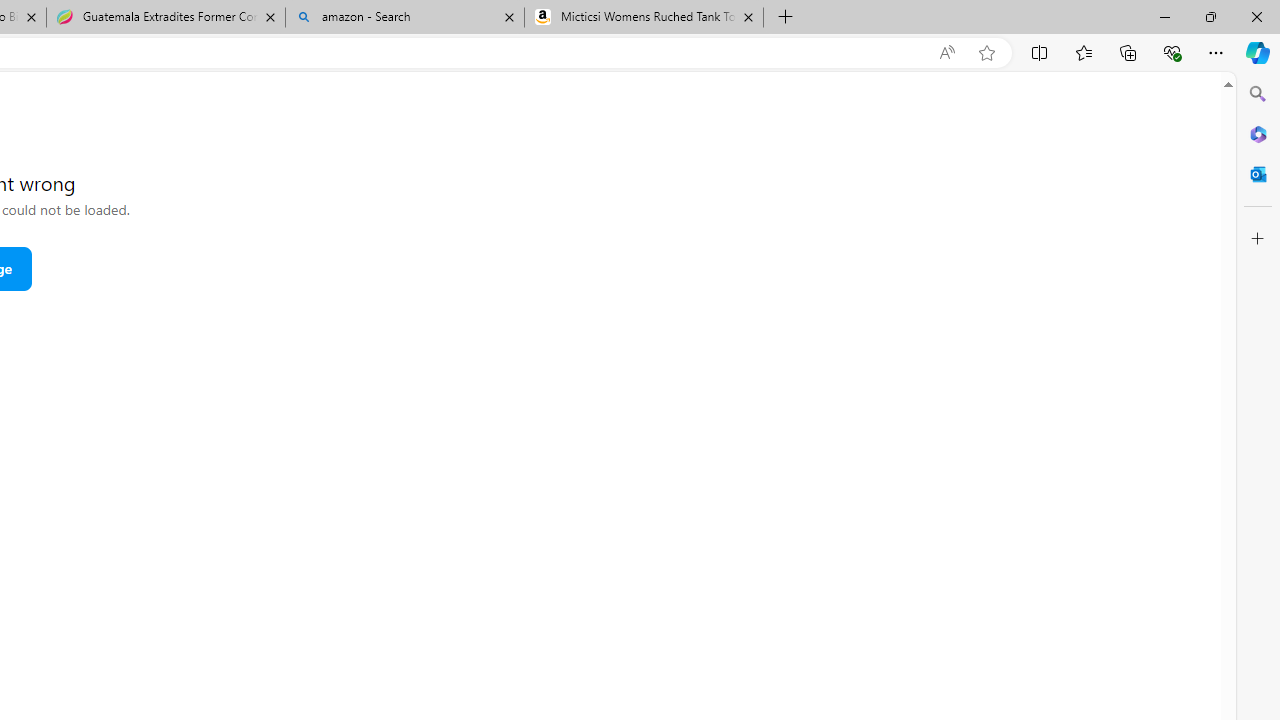  What do you see at coordinates (986, 52) in the screenshot?
I see `'Add this page to favorites (Ctrl+D)'` at bounding box center [986, 52].